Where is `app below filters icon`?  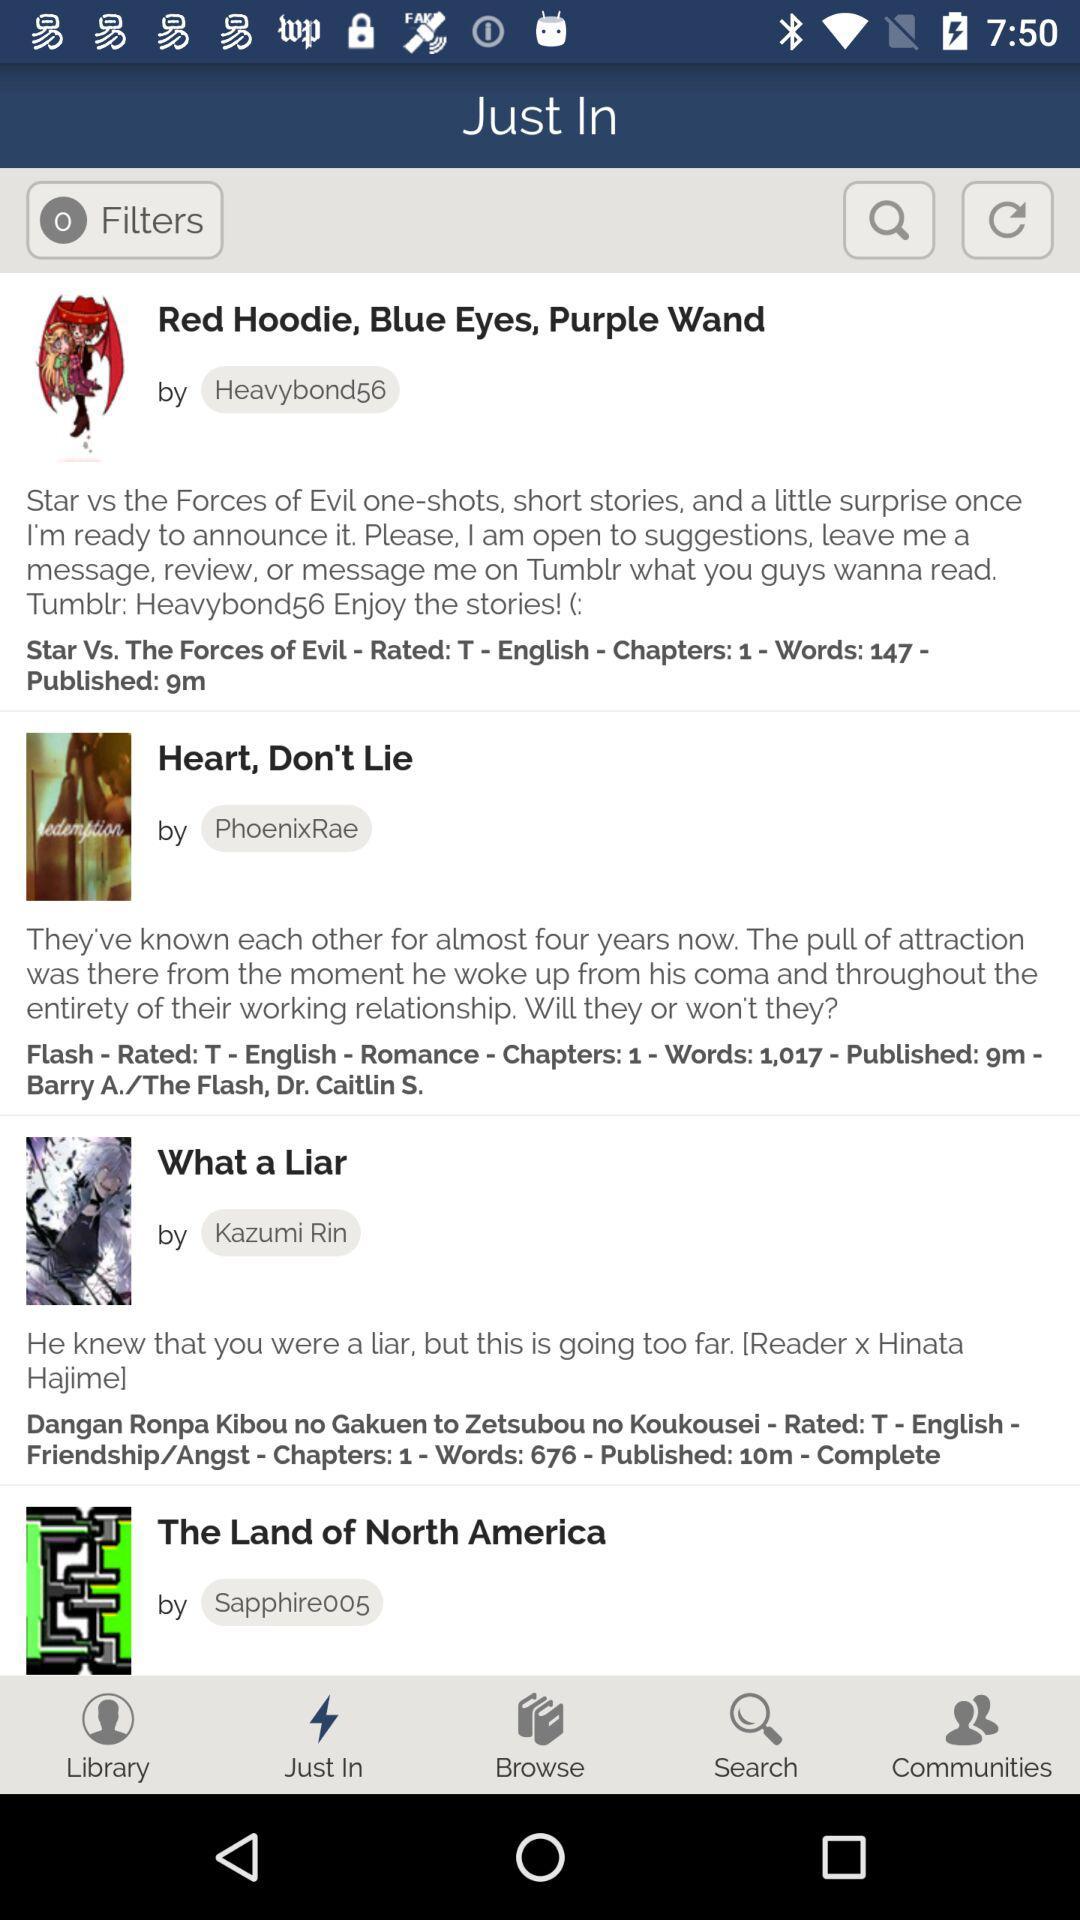 app below filters icon is located at coordinates (617, 318).